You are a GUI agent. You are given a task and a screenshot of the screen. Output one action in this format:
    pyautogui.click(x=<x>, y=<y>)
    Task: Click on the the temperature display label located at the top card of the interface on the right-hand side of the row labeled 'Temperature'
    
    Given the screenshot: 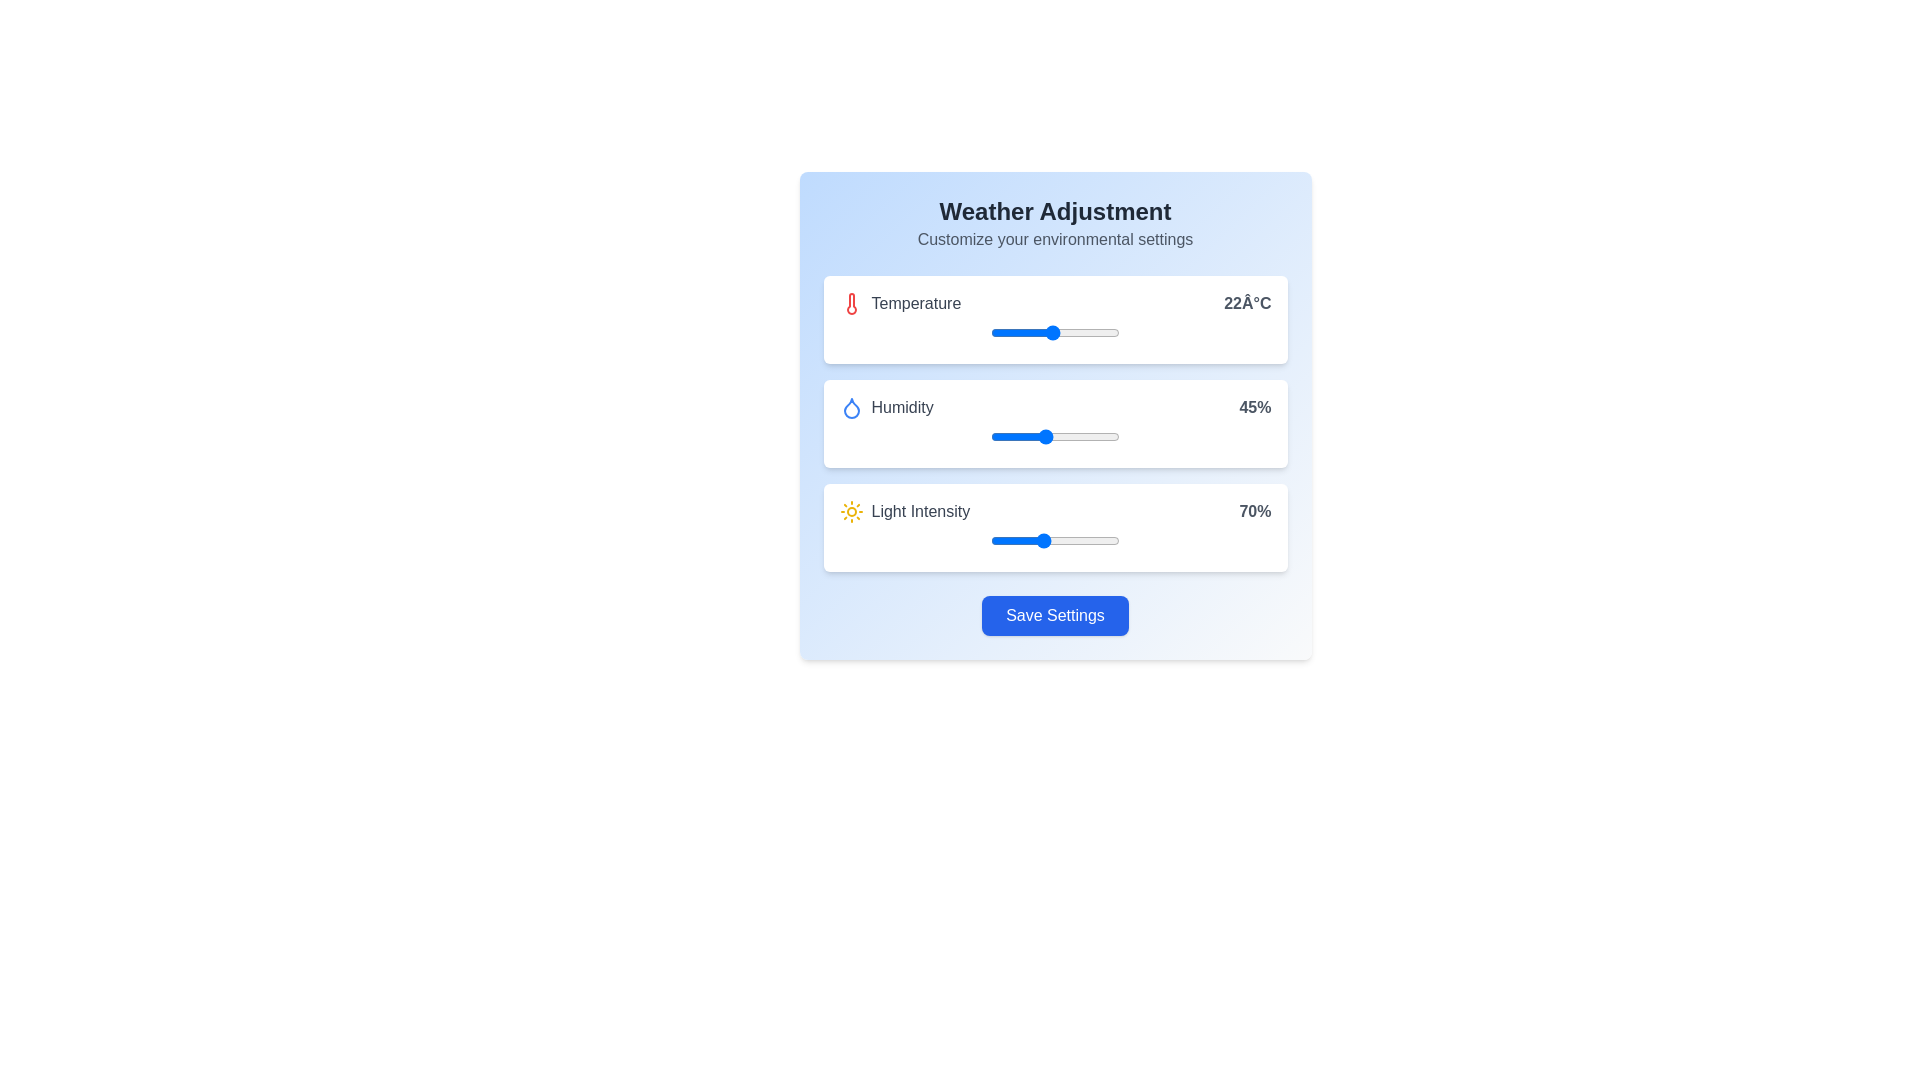 What is the action you would take?
    pyautogui.click(x=1246, y=304)
    